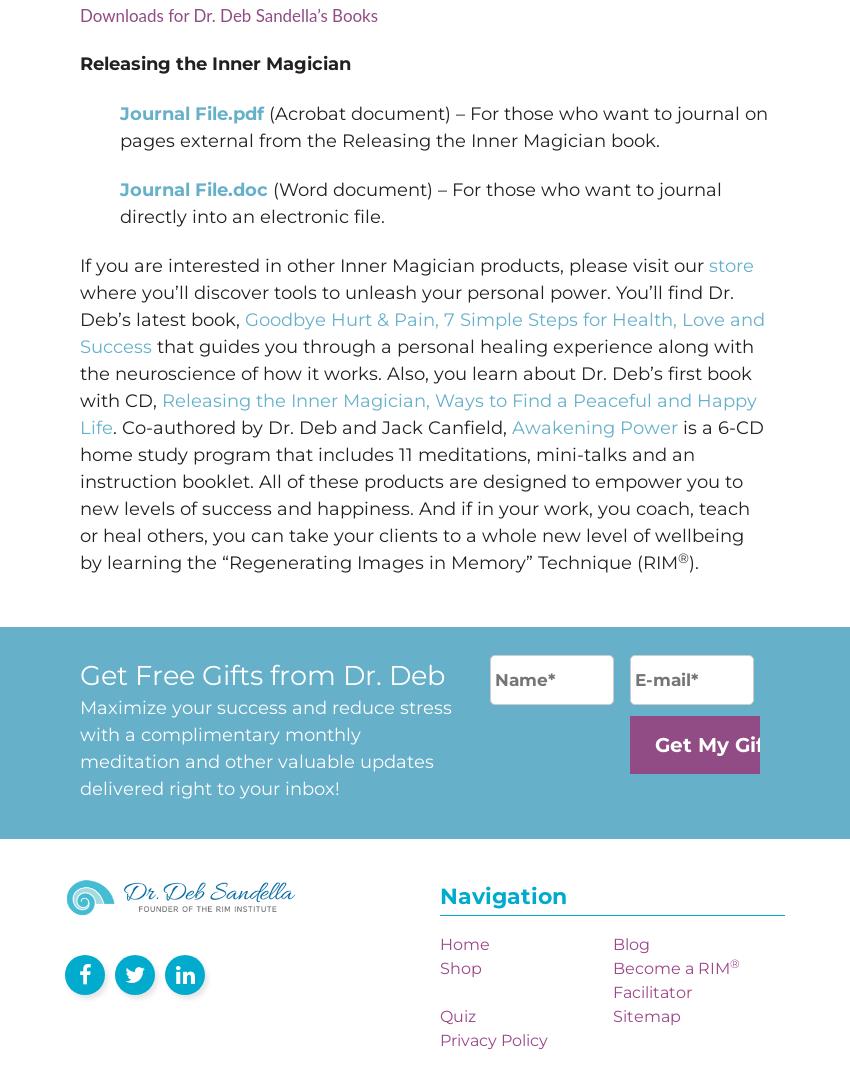 The width and height of the screenshot is (850, 1073). I want to click on '(Word document) – For those who want to journal directly into an electronic file.', so click(421, 203).